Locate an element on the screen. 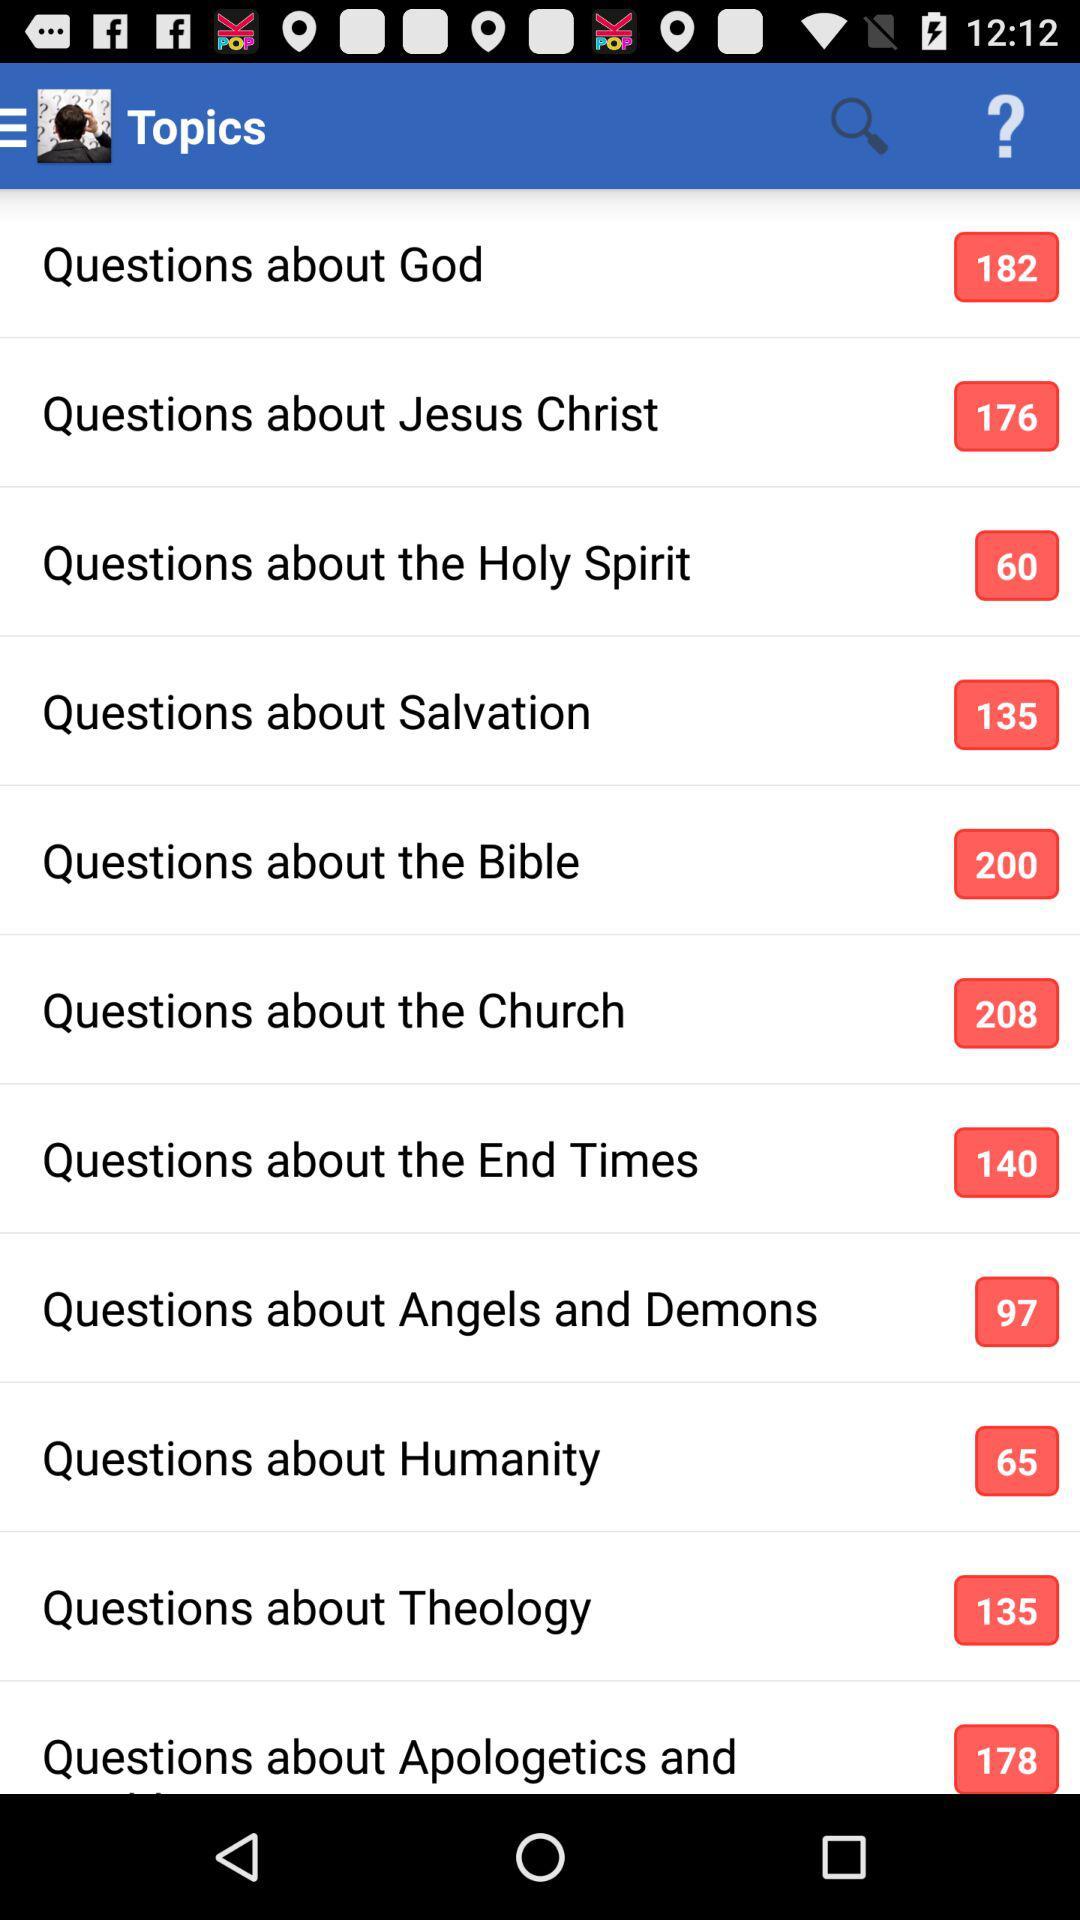 The width and height of the screenshot is (1080, 1920). app above questions about humanity is located at coordinates (1017, 1311).